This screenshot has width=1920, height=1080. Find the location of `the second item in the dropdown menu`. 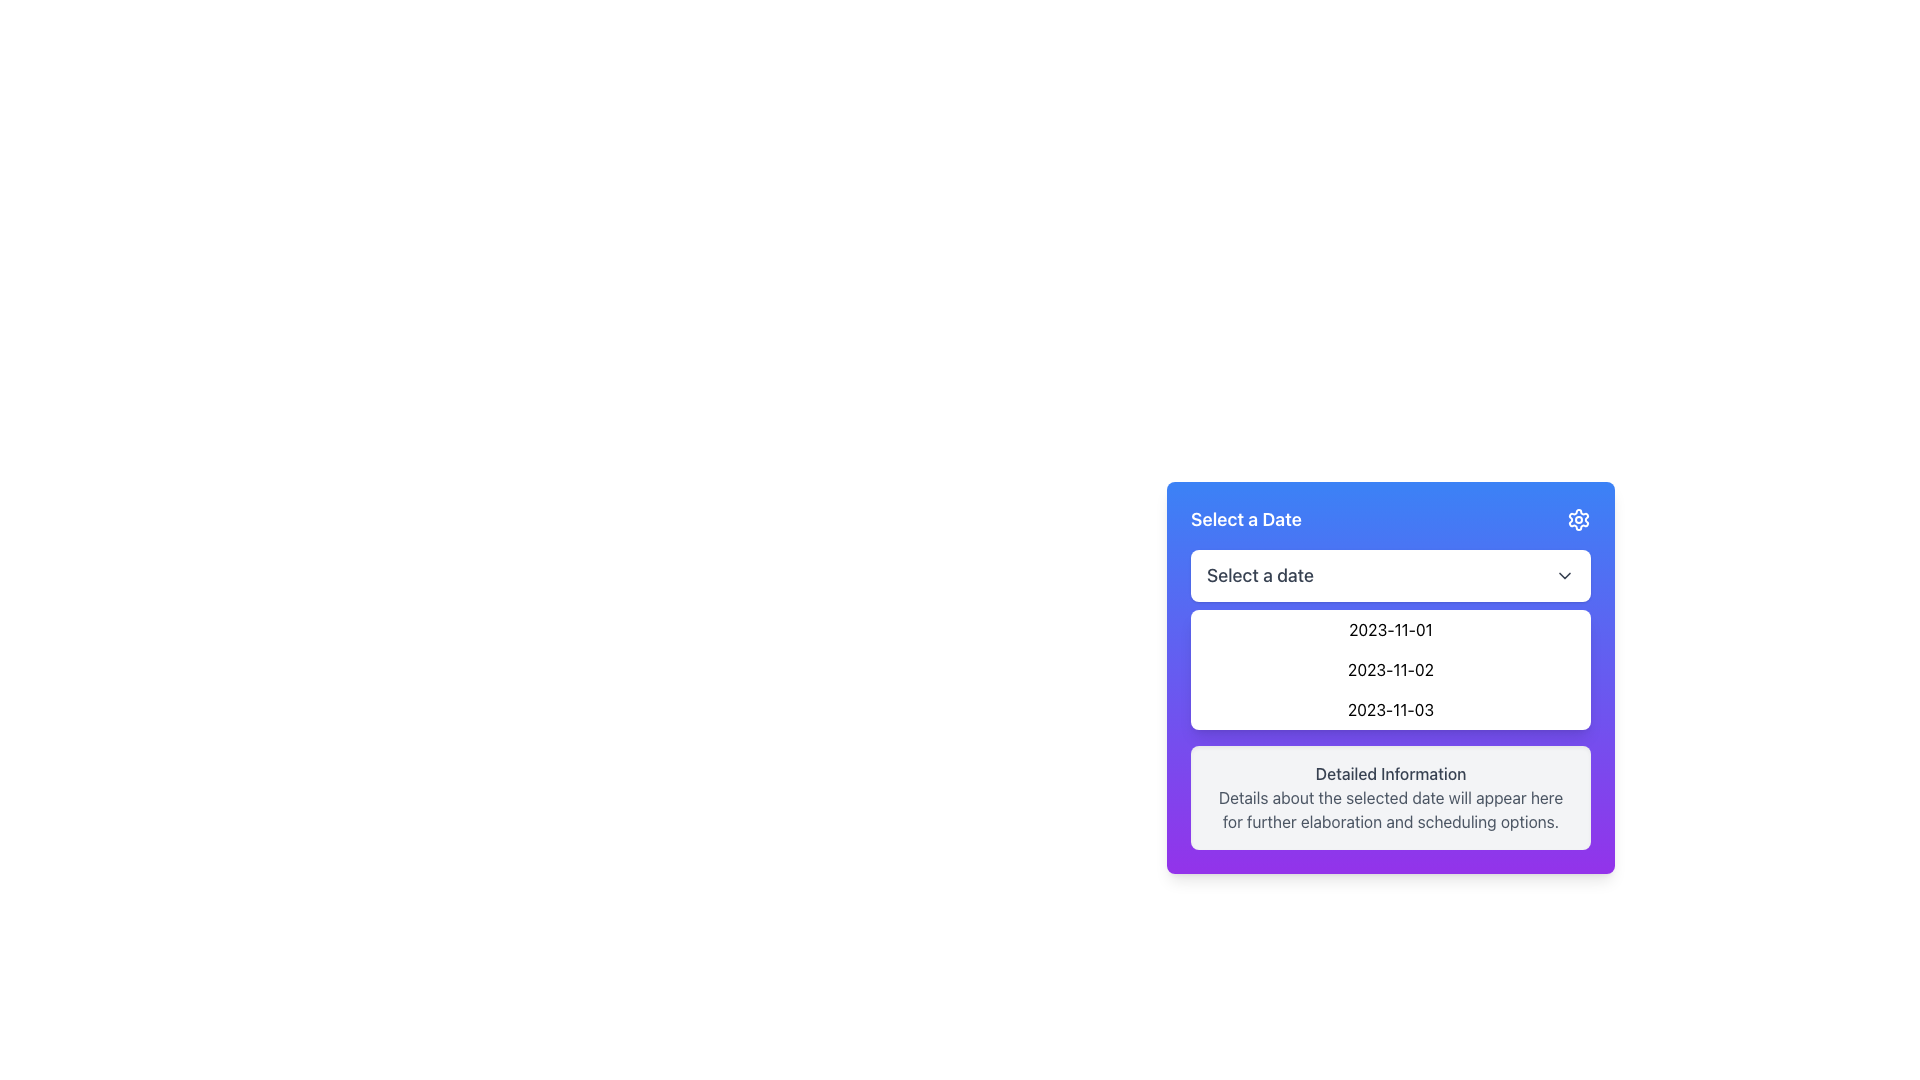

the second item in the dropdown menu is located at coordinates (1390, 670).